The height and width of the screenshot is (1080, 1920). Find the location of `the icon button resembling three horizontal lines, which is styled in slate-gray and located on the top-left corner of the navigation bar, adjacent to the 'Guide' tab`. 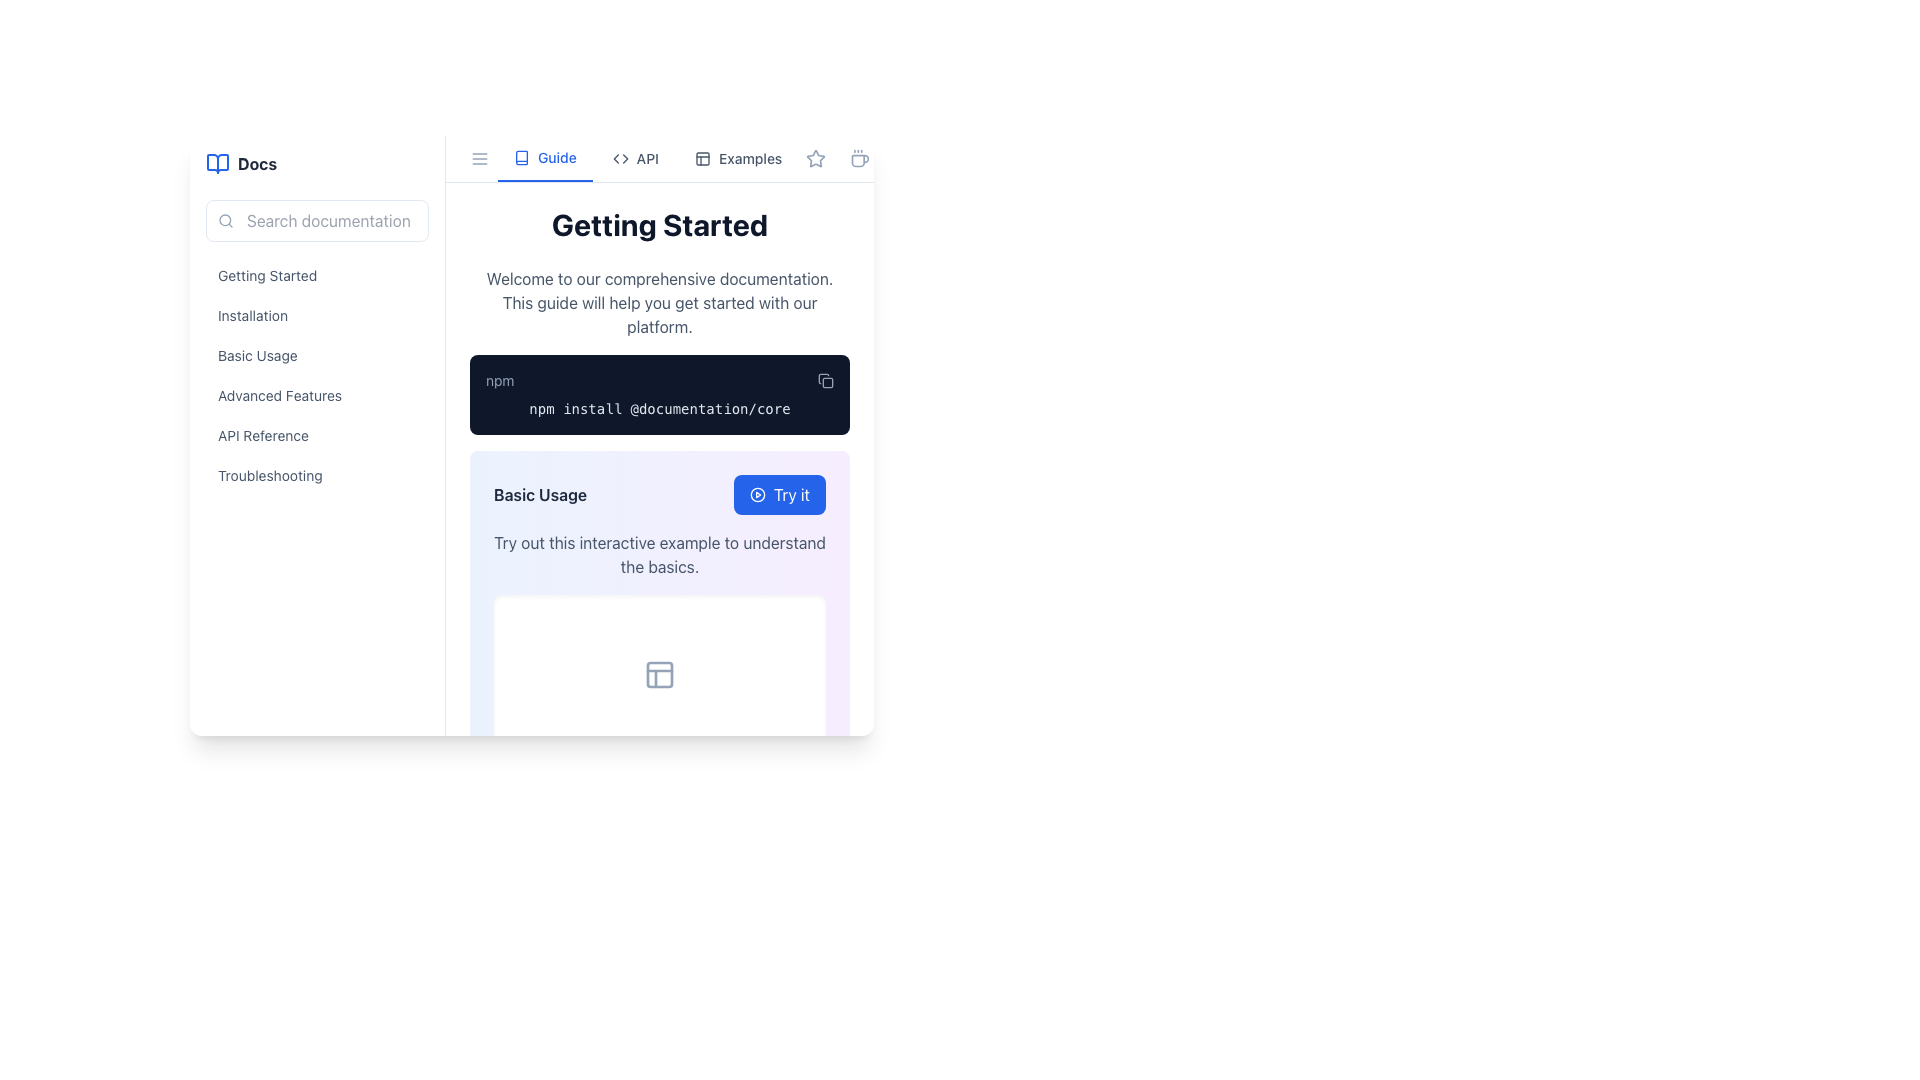

the icon button resembling three horizontal lines, which is styled in slate-gray and located on the top-left corner of the navigation bar, adjacent to the 'Guide' tab is located at coordinates (480, 157).